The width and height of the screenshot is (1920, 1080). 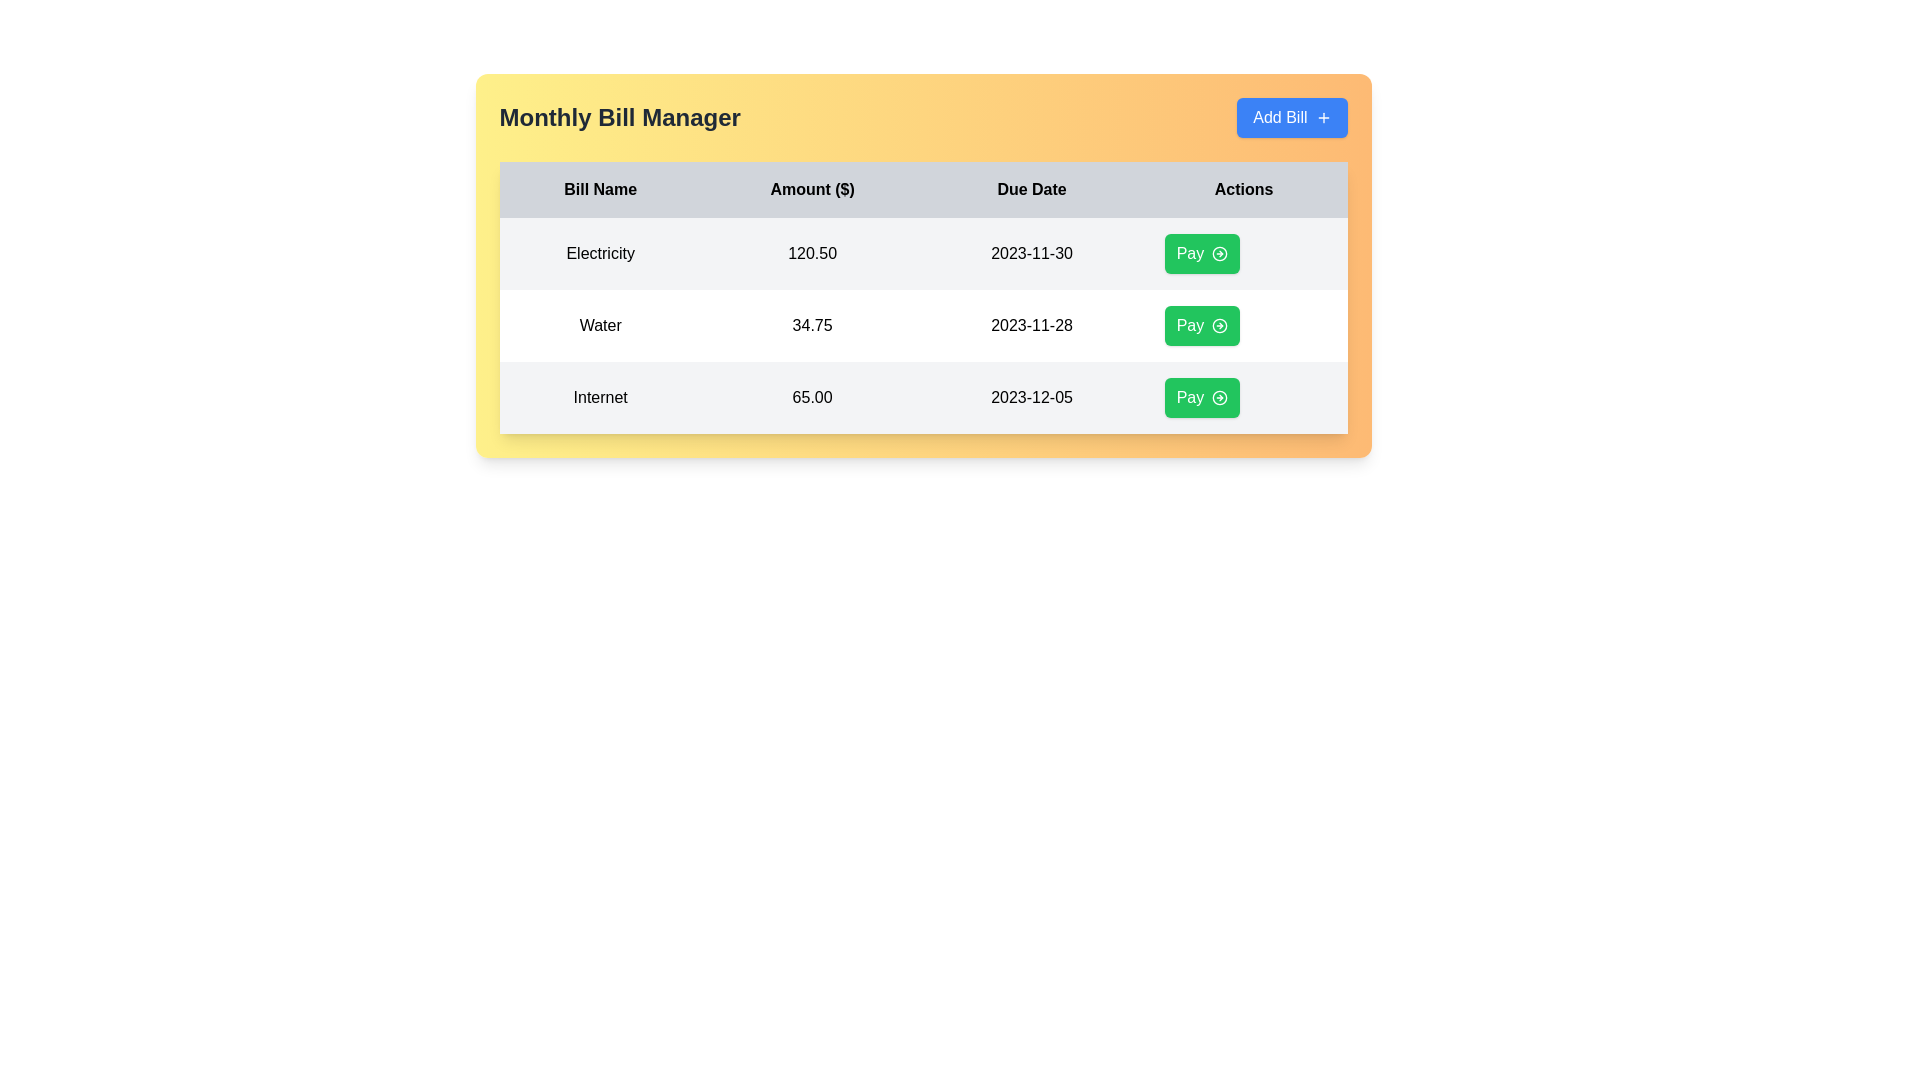 I want to click on the green 'Pay' button with a right-pointing arrow icon located in the second row of the 'Actions' column for the entry with the amount of 34.75 and due date of 2023-11-28 to initiate a payment, so click(x=1201, y=325).